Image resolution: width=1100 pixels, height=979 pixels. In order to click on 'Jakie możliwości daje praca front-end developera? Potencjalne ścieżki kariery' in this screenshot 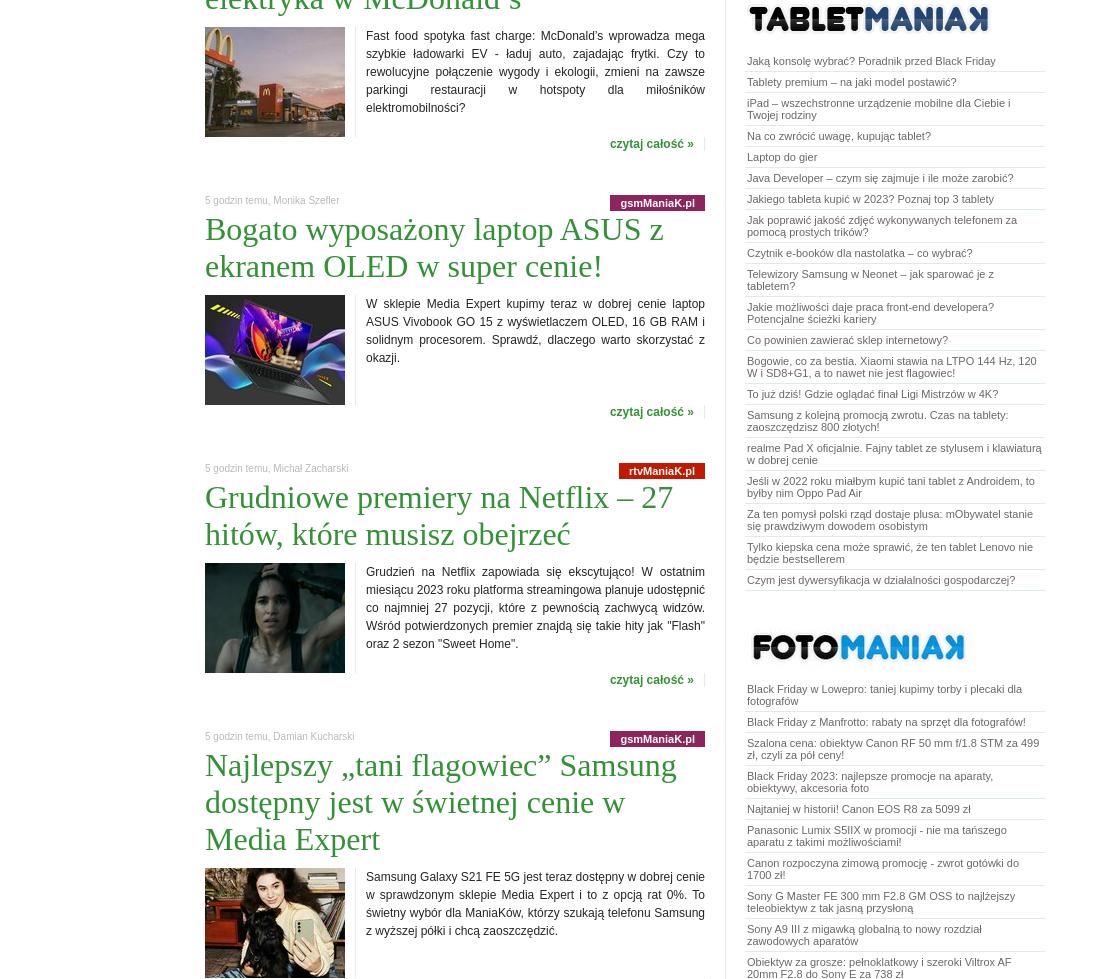, I will do `click(746, 312)`.